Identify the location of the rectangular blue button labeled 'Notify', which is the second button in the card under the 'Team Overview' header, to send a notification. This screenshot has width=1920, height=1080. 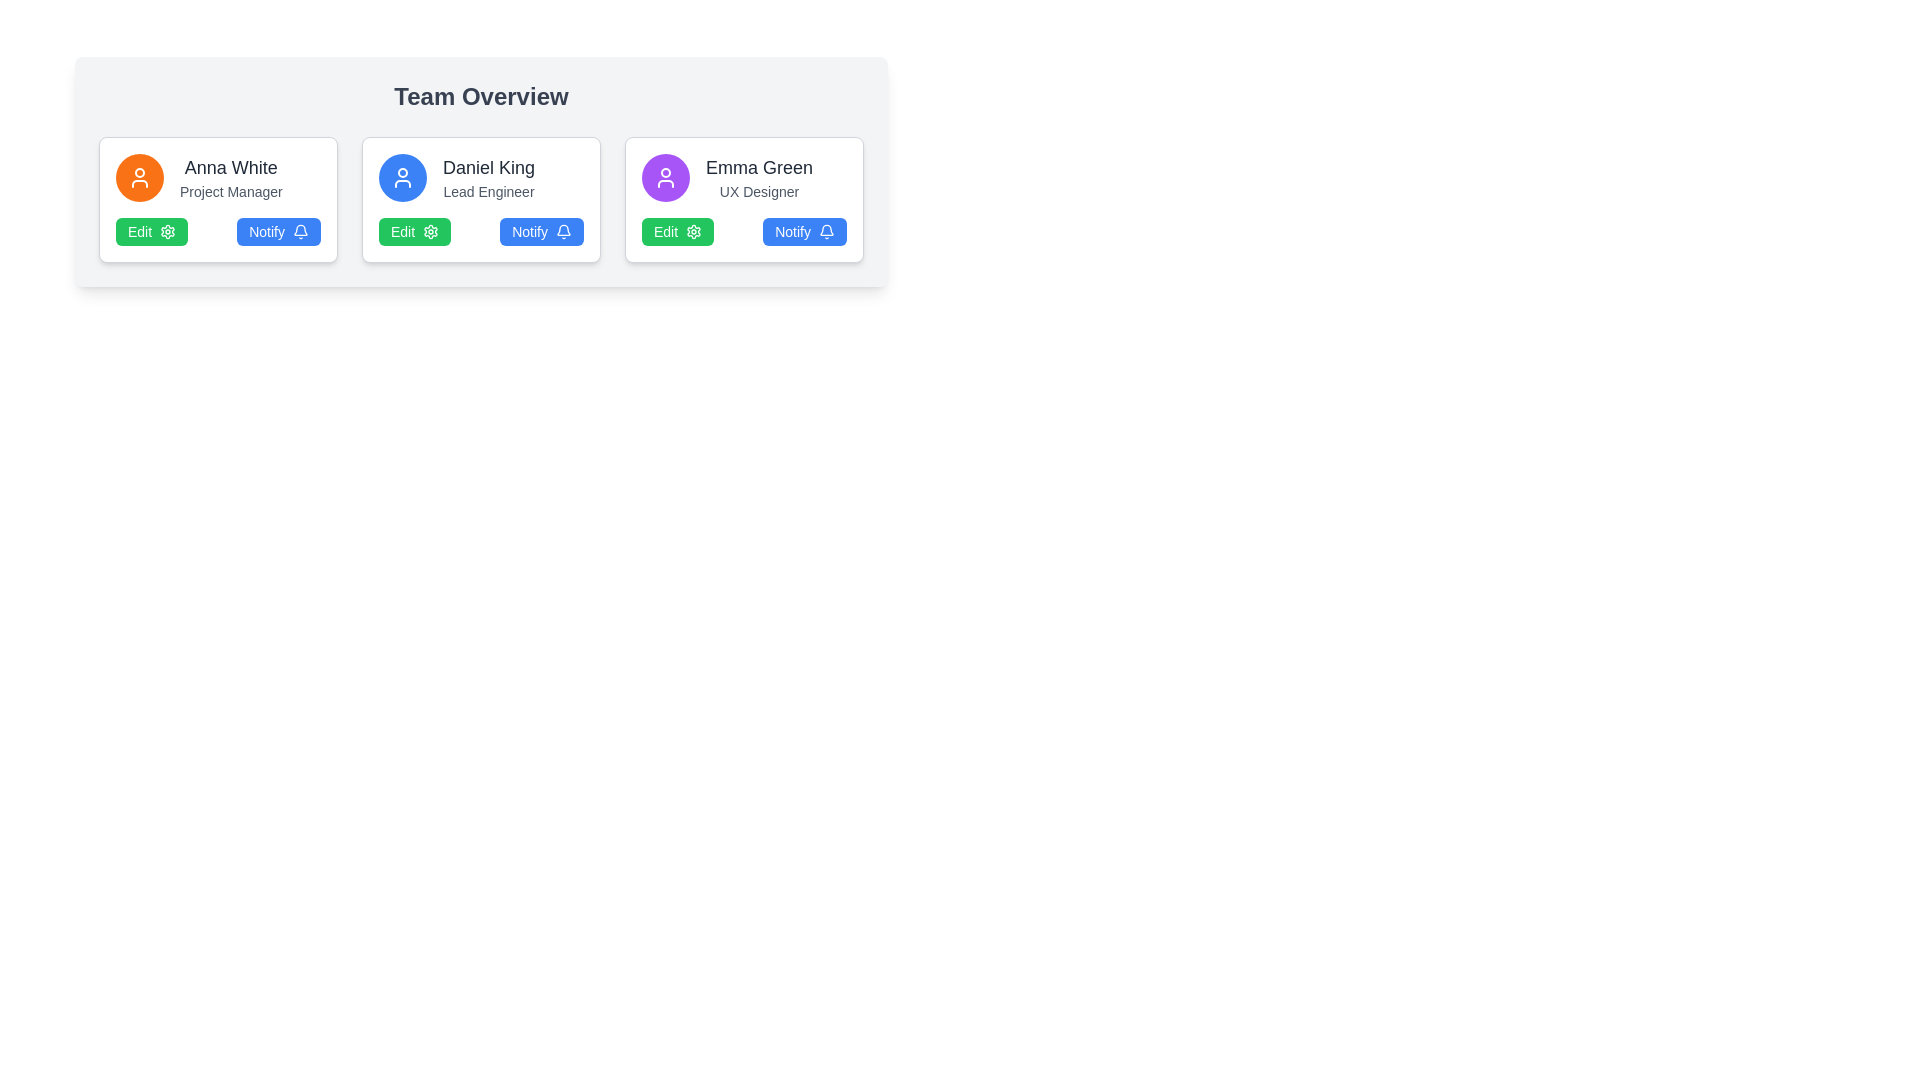
(542, 230).